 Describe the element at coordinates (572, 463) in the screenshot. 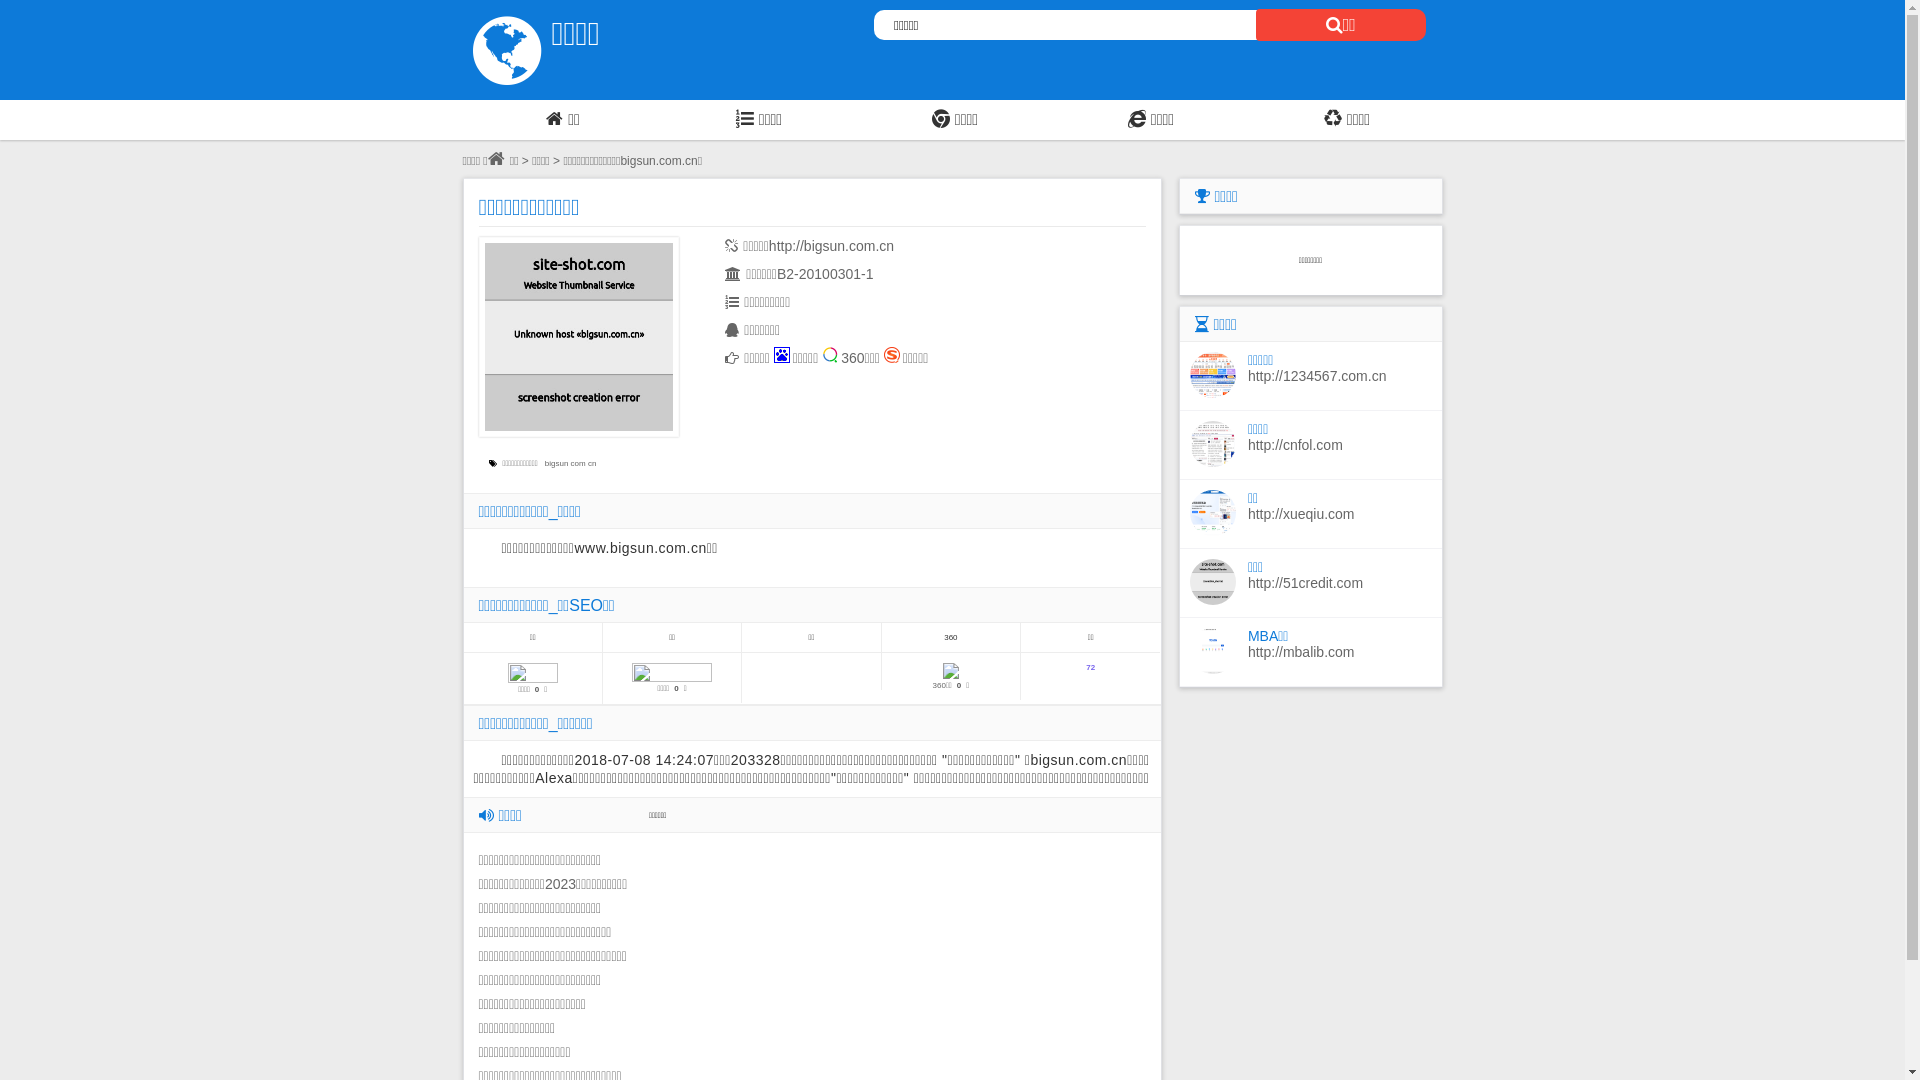

I see `'bigsun com cn'` at that location.